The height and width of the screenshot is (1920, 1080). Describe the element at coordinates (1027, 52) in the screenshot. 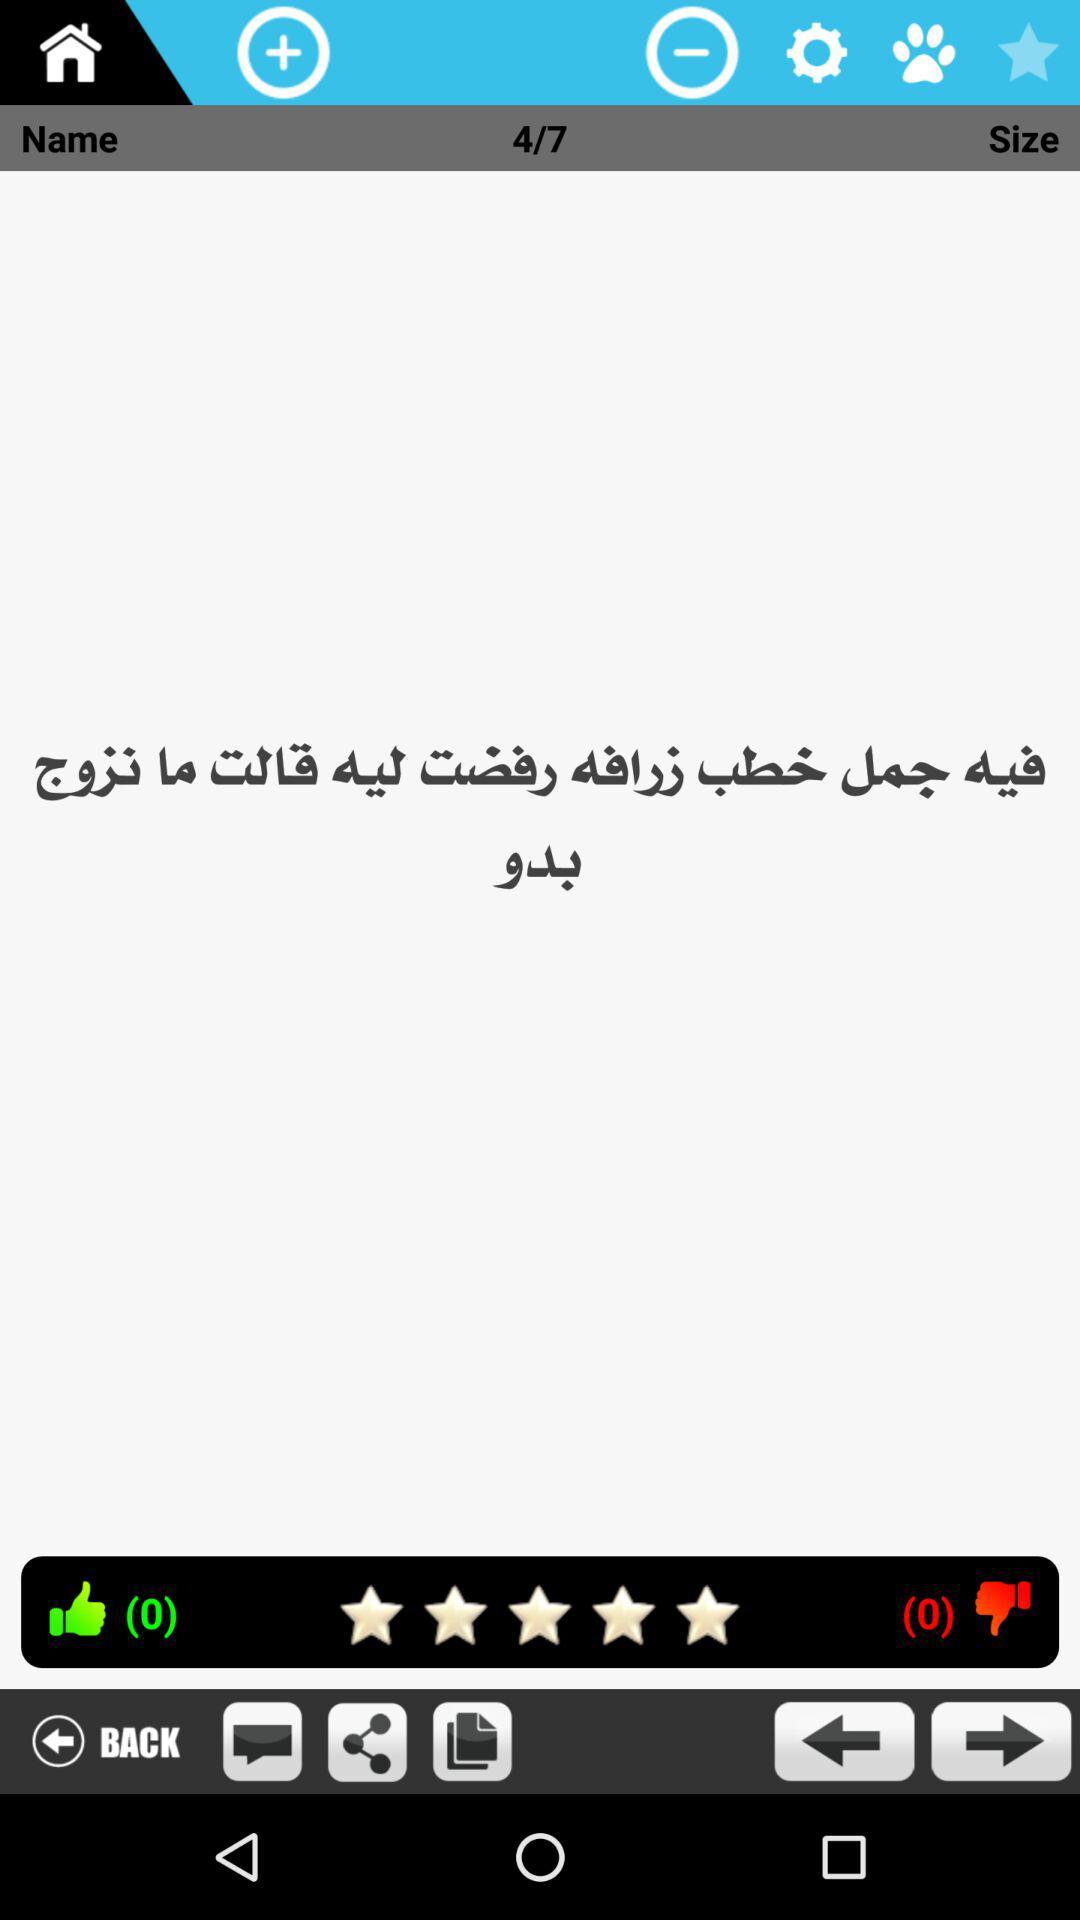

I see `set favorite` at that location.